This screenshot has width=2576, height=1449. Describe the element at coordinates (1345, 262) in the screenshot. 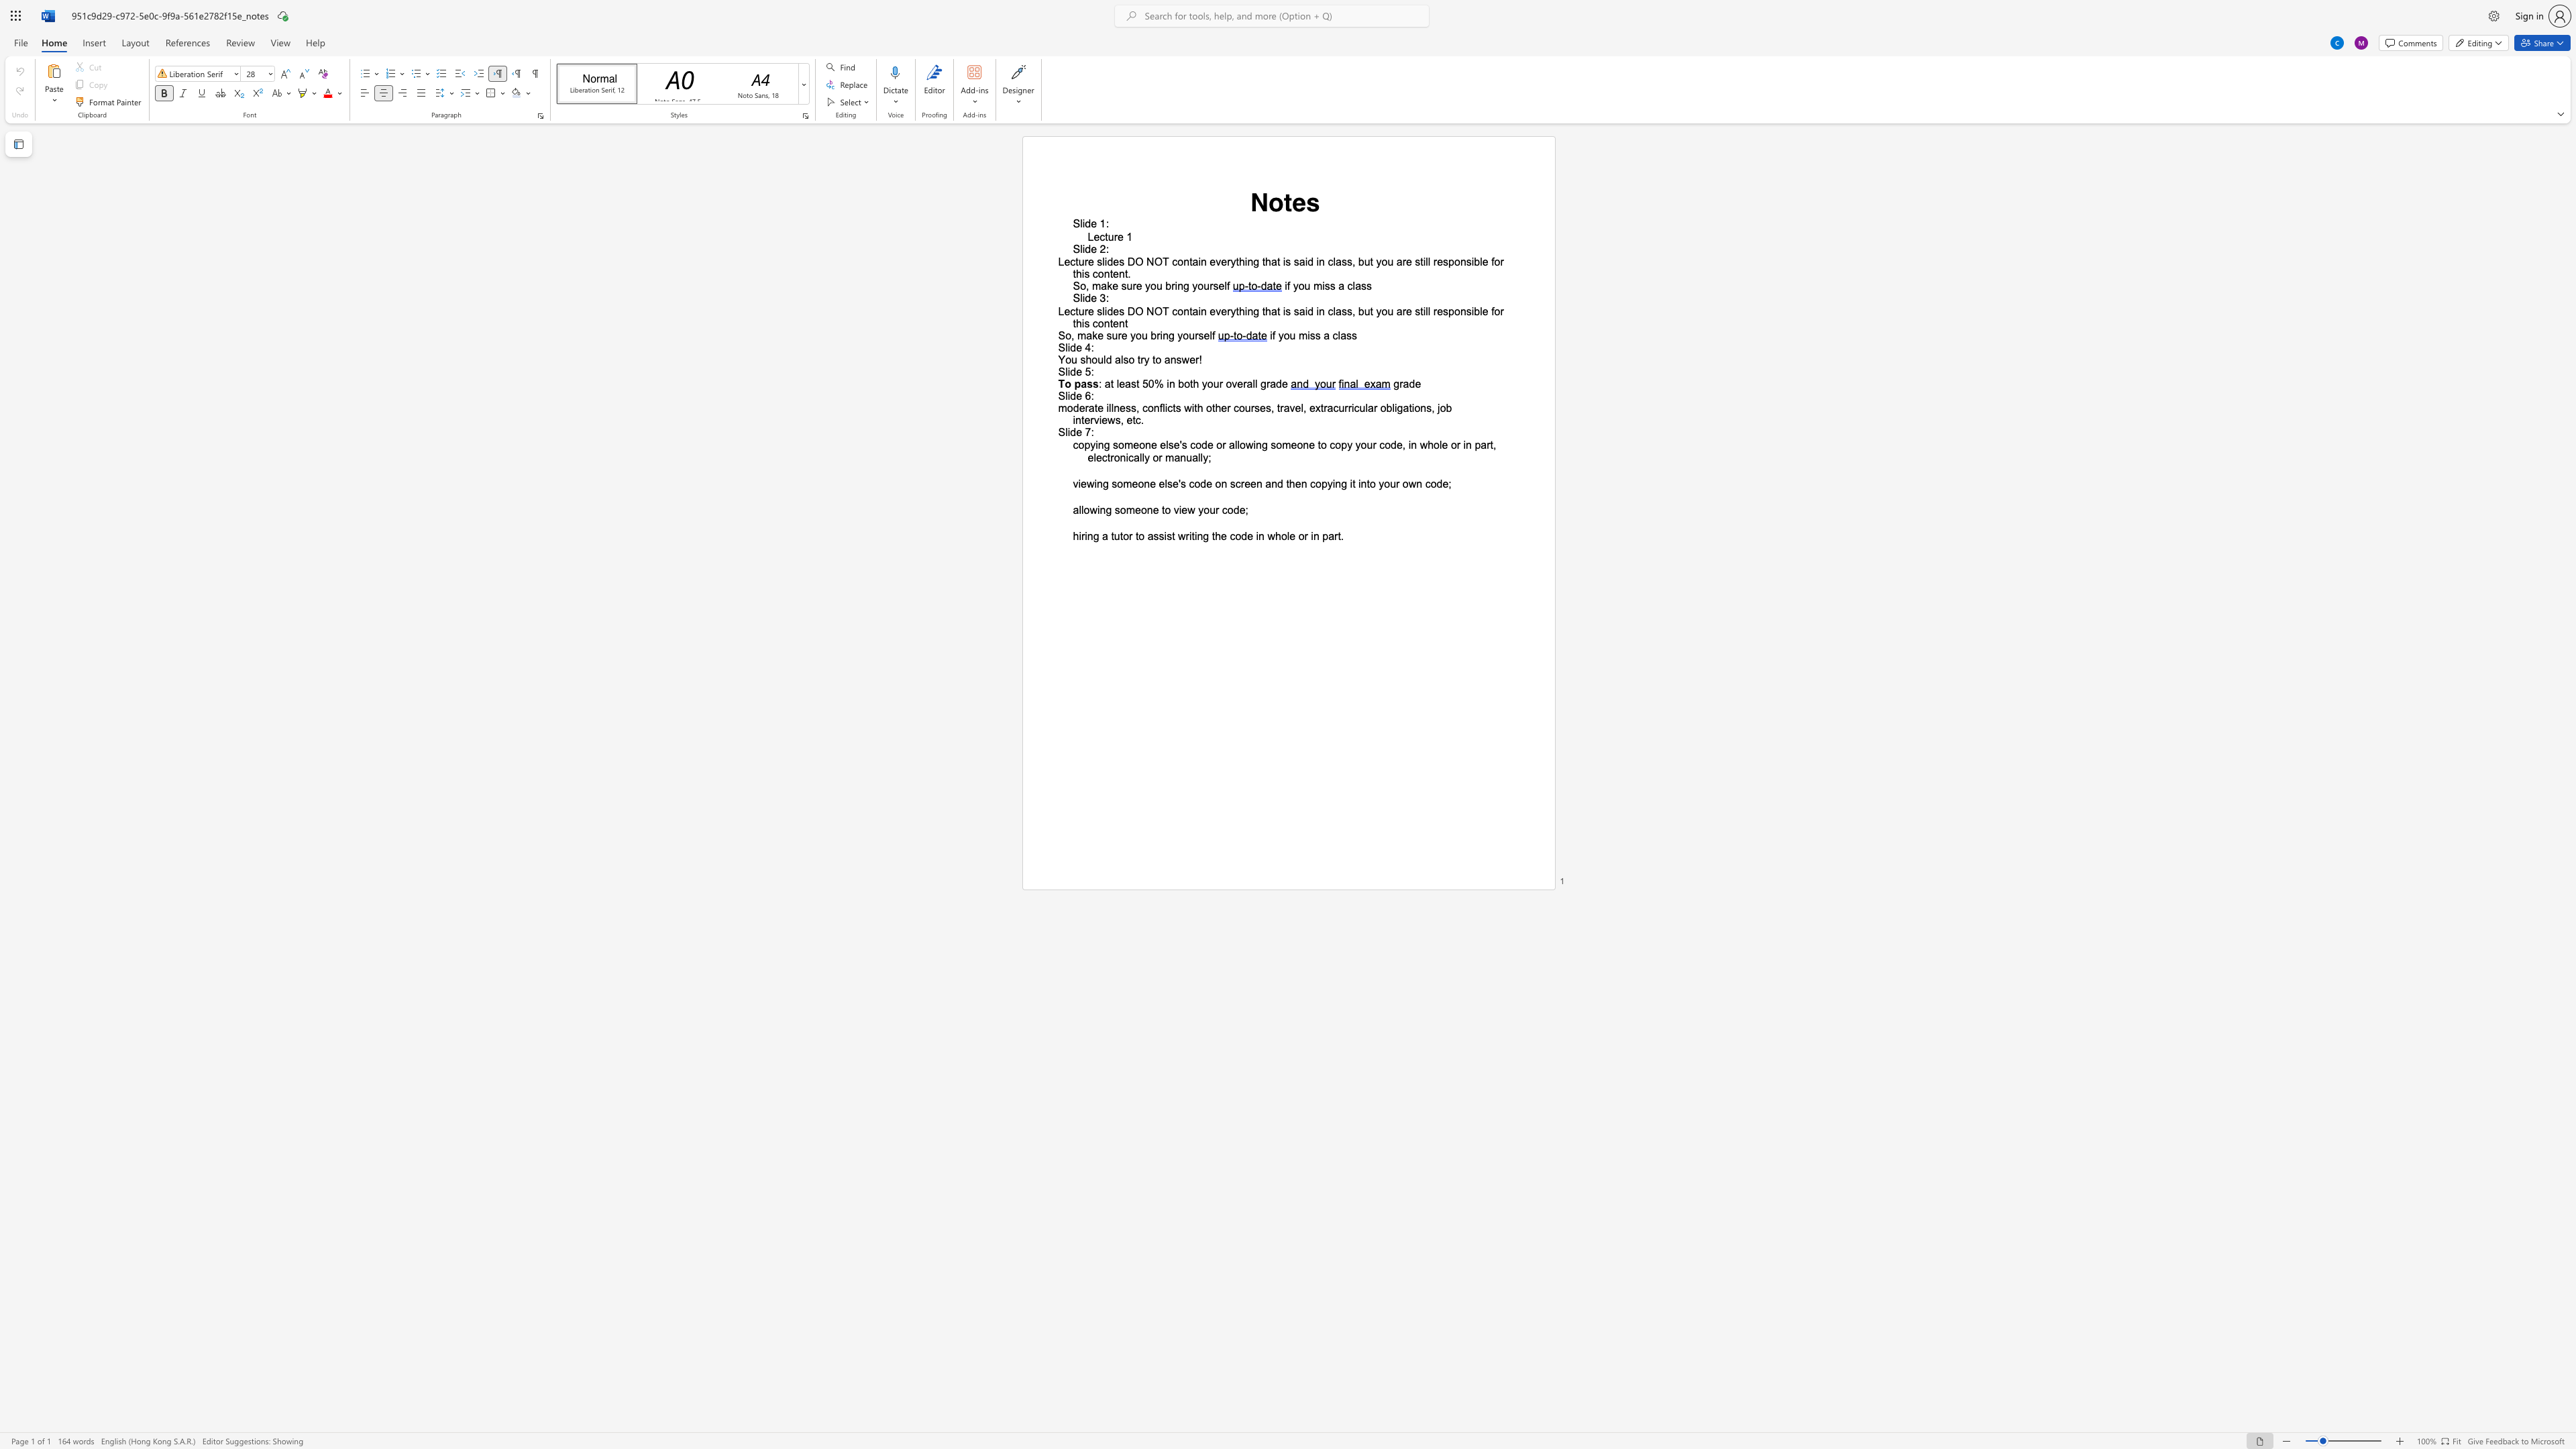

I see `the subset text "s, but you are sti" within the text "everything that is said in class, but you are still responsible for this content."` at that location.